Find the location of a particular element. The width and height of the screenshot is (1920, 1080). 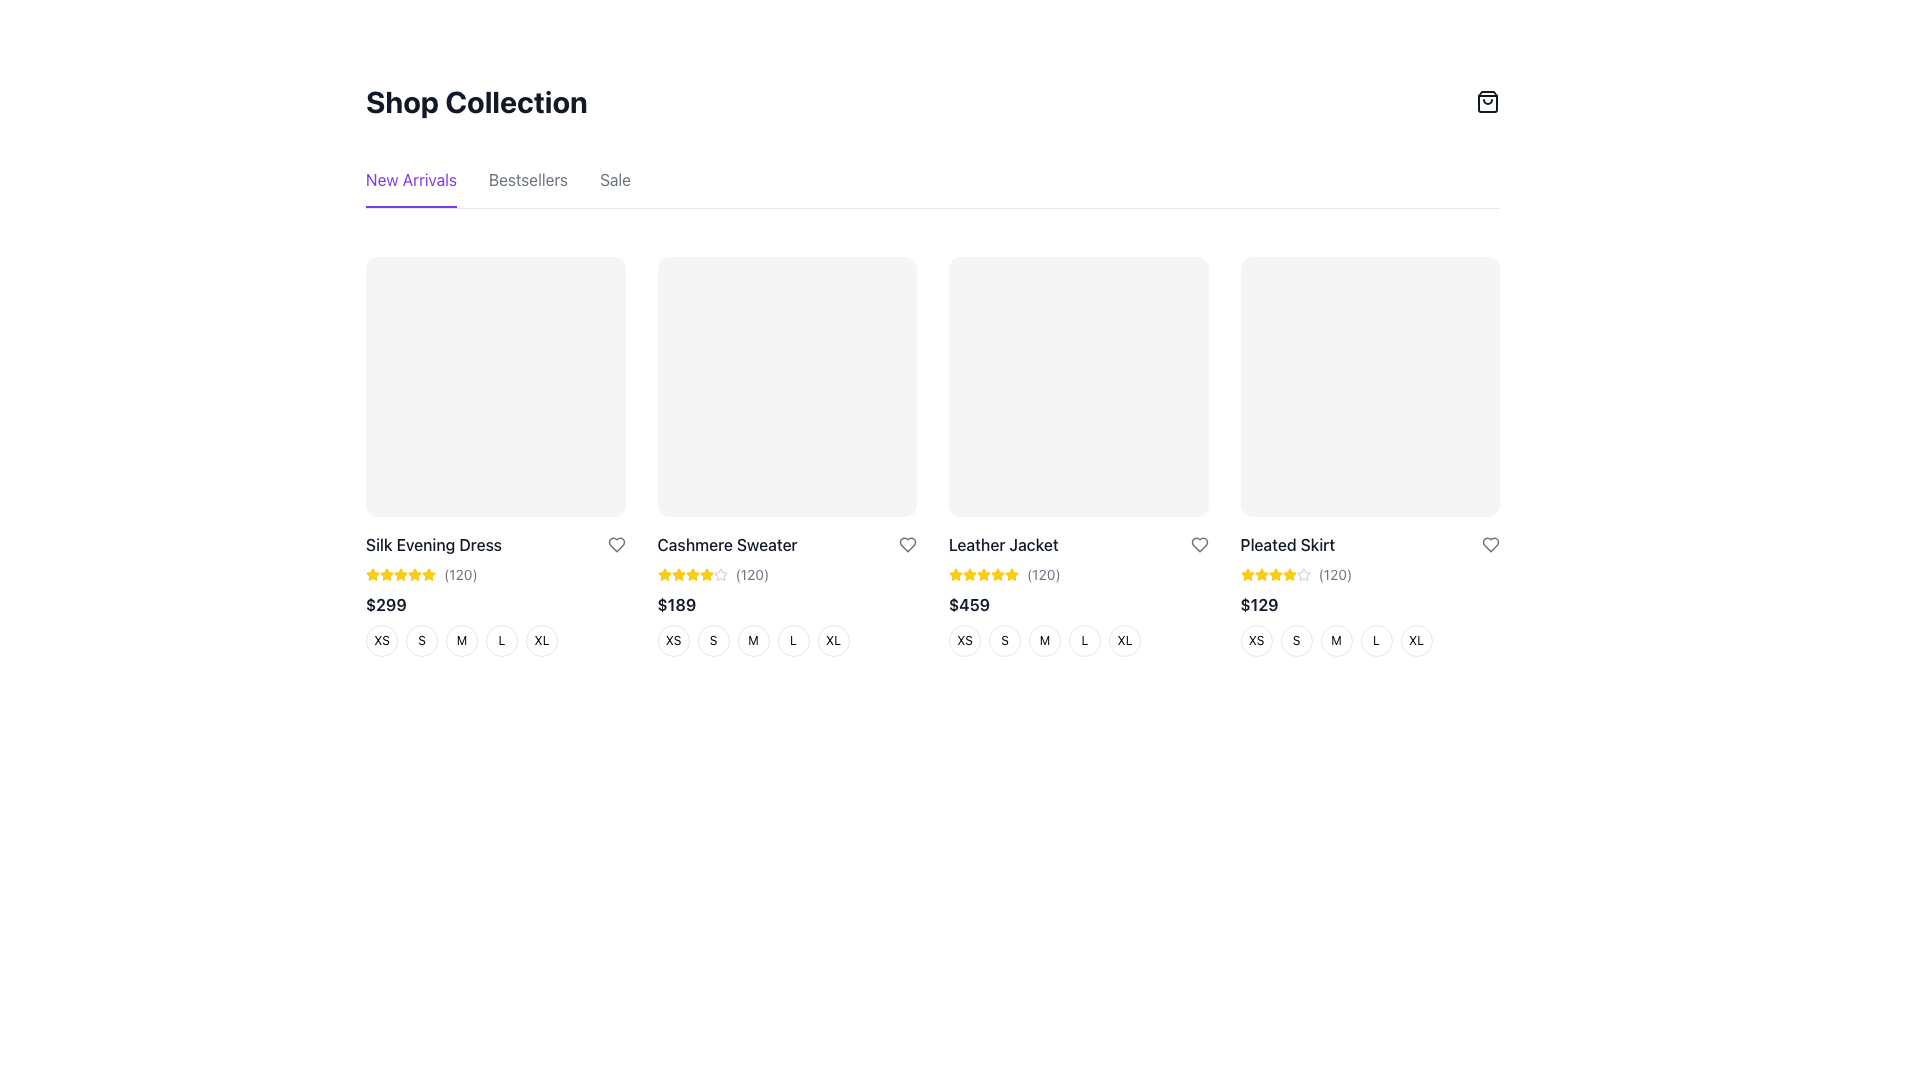

the second clickable text link in the navigation bar labeled 'Bestsellers' is located at coordinates (528, 188).